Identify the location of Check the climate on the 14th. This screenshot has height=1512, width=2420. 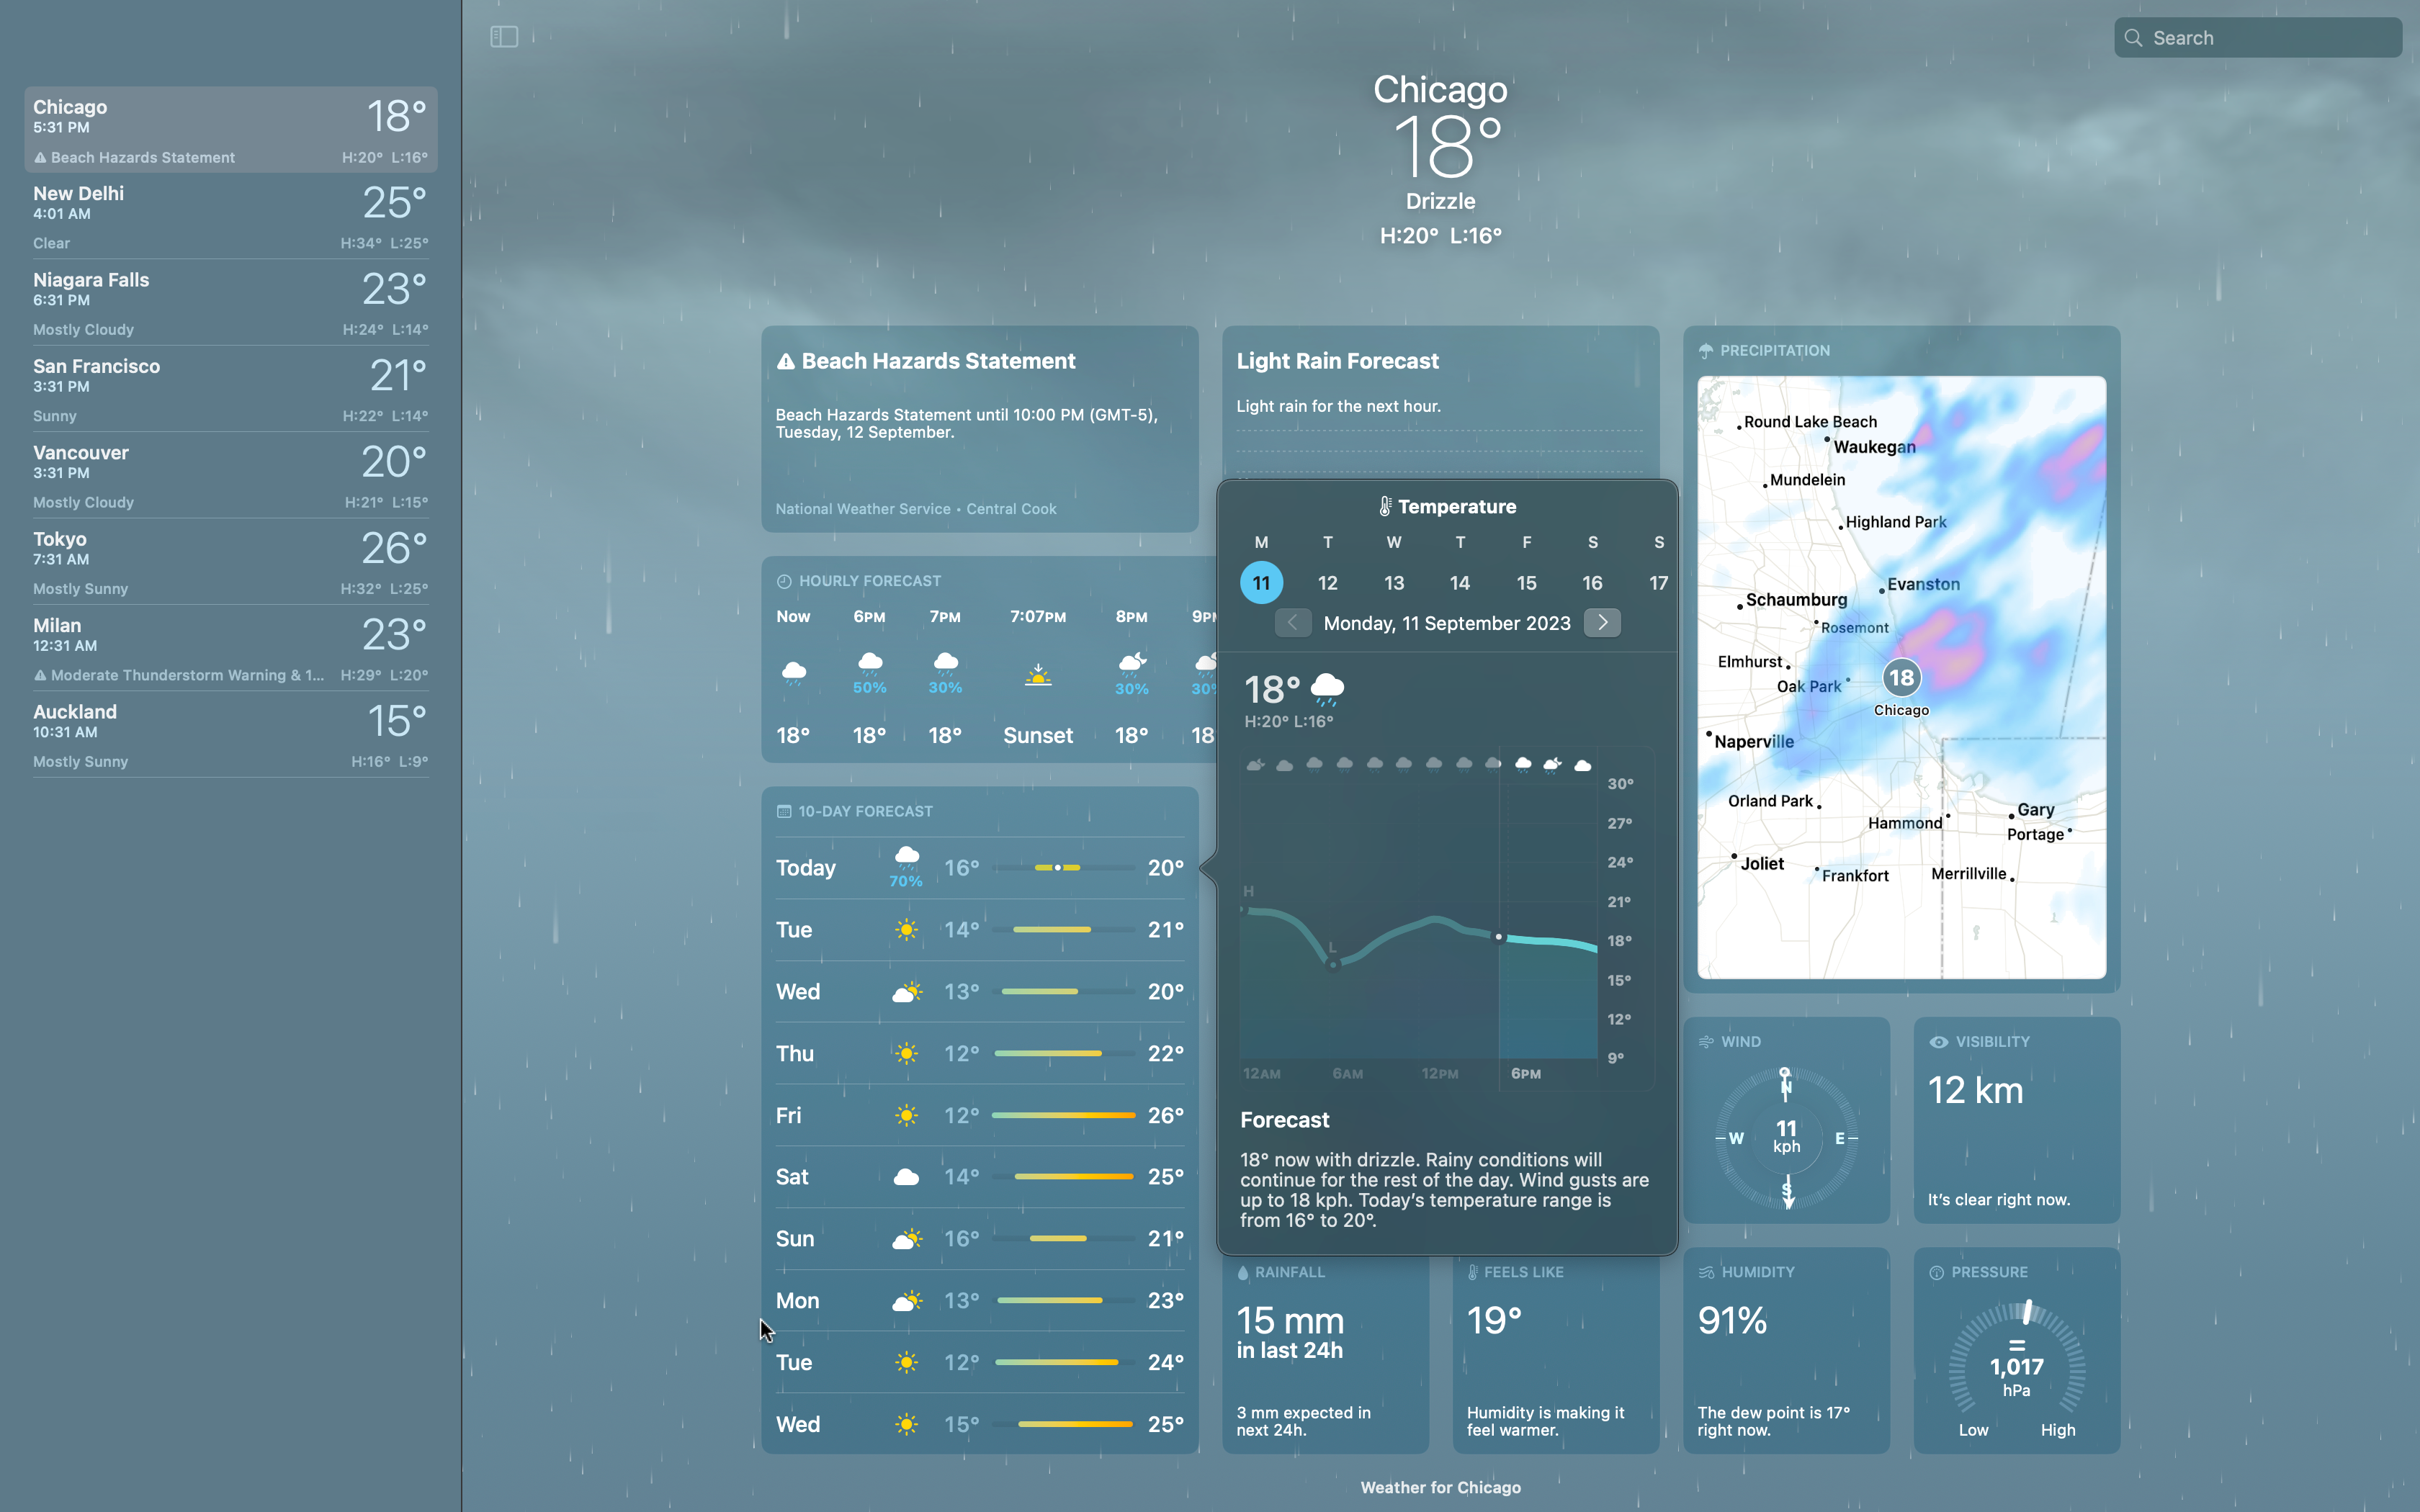
(1458, 581).